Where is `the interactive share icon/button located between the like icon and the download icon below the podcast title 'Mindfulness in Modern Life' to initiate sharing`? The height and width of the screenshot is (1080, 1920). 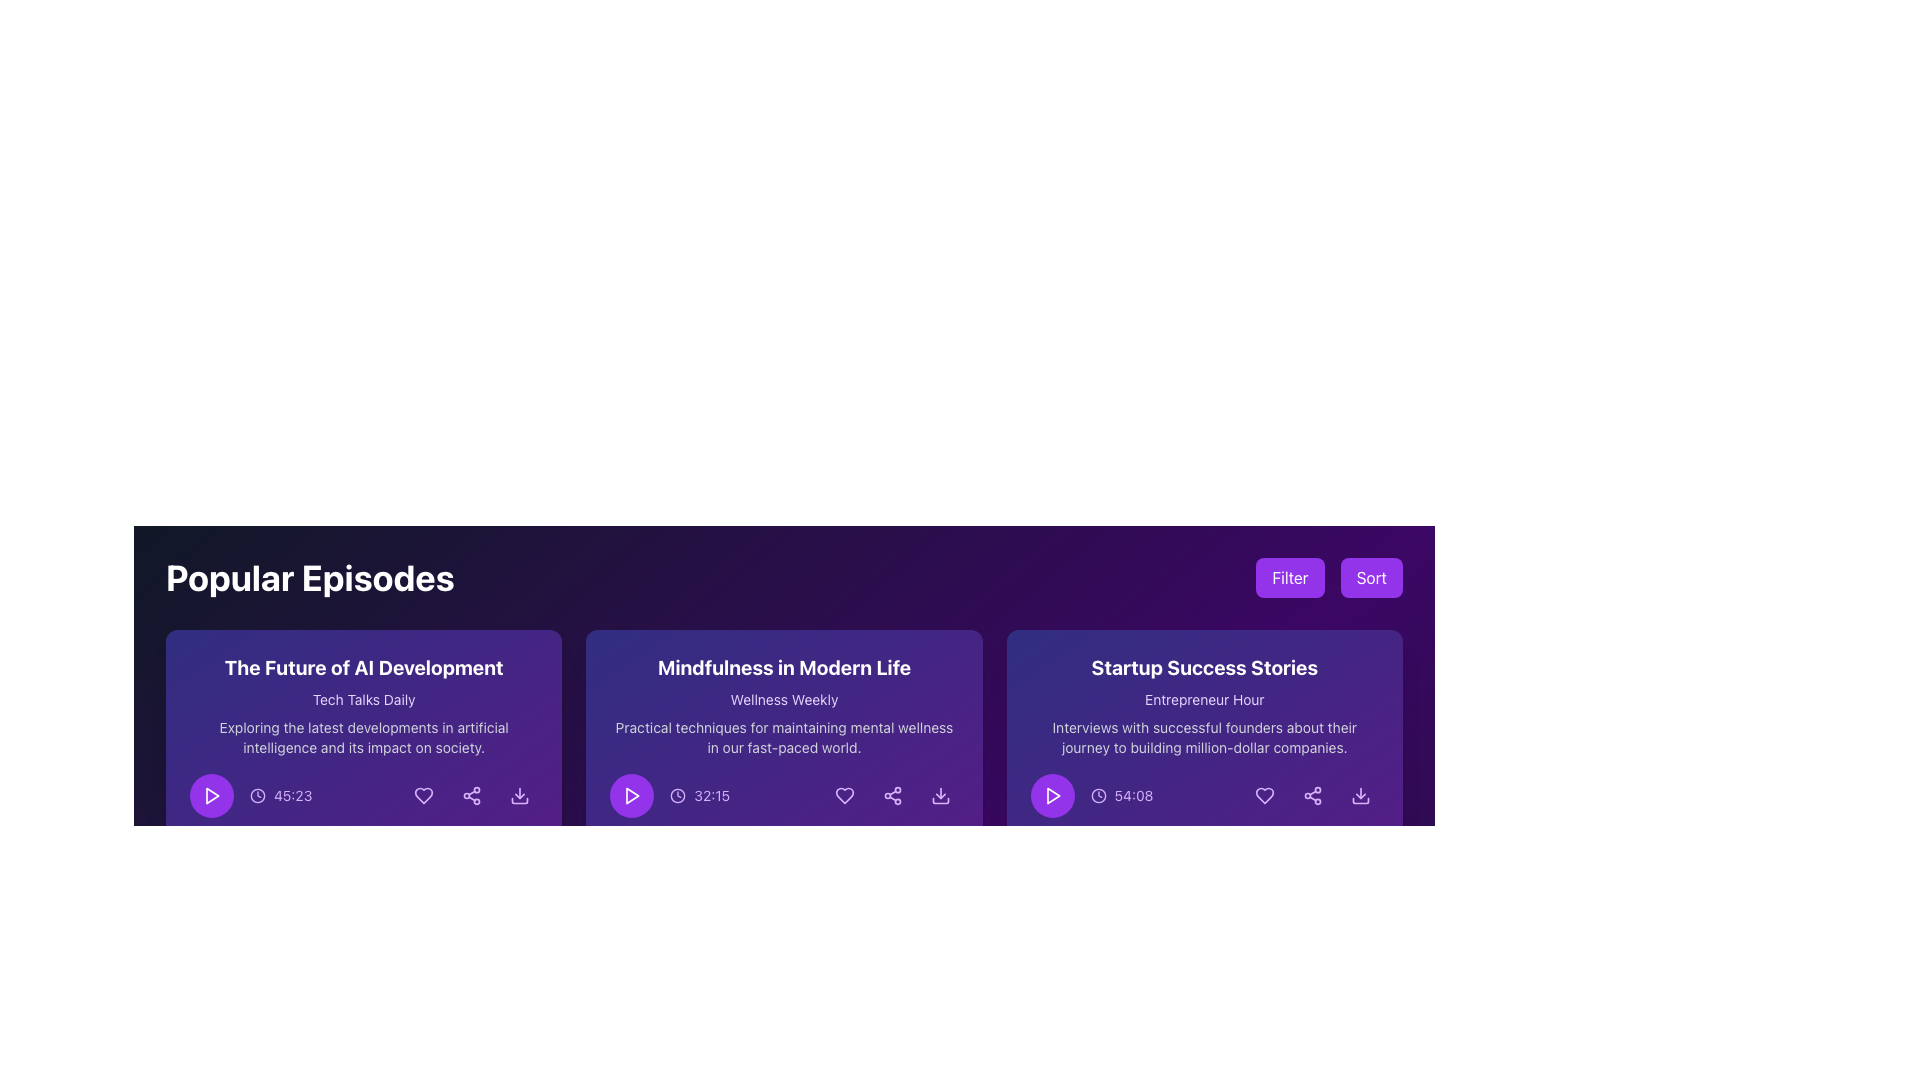 the interactive share icon/button located between the like icon and the download icon below the podcast title 'Mindfulness in Modern Life' to initiate sharing is located at coordinates (891, 794).